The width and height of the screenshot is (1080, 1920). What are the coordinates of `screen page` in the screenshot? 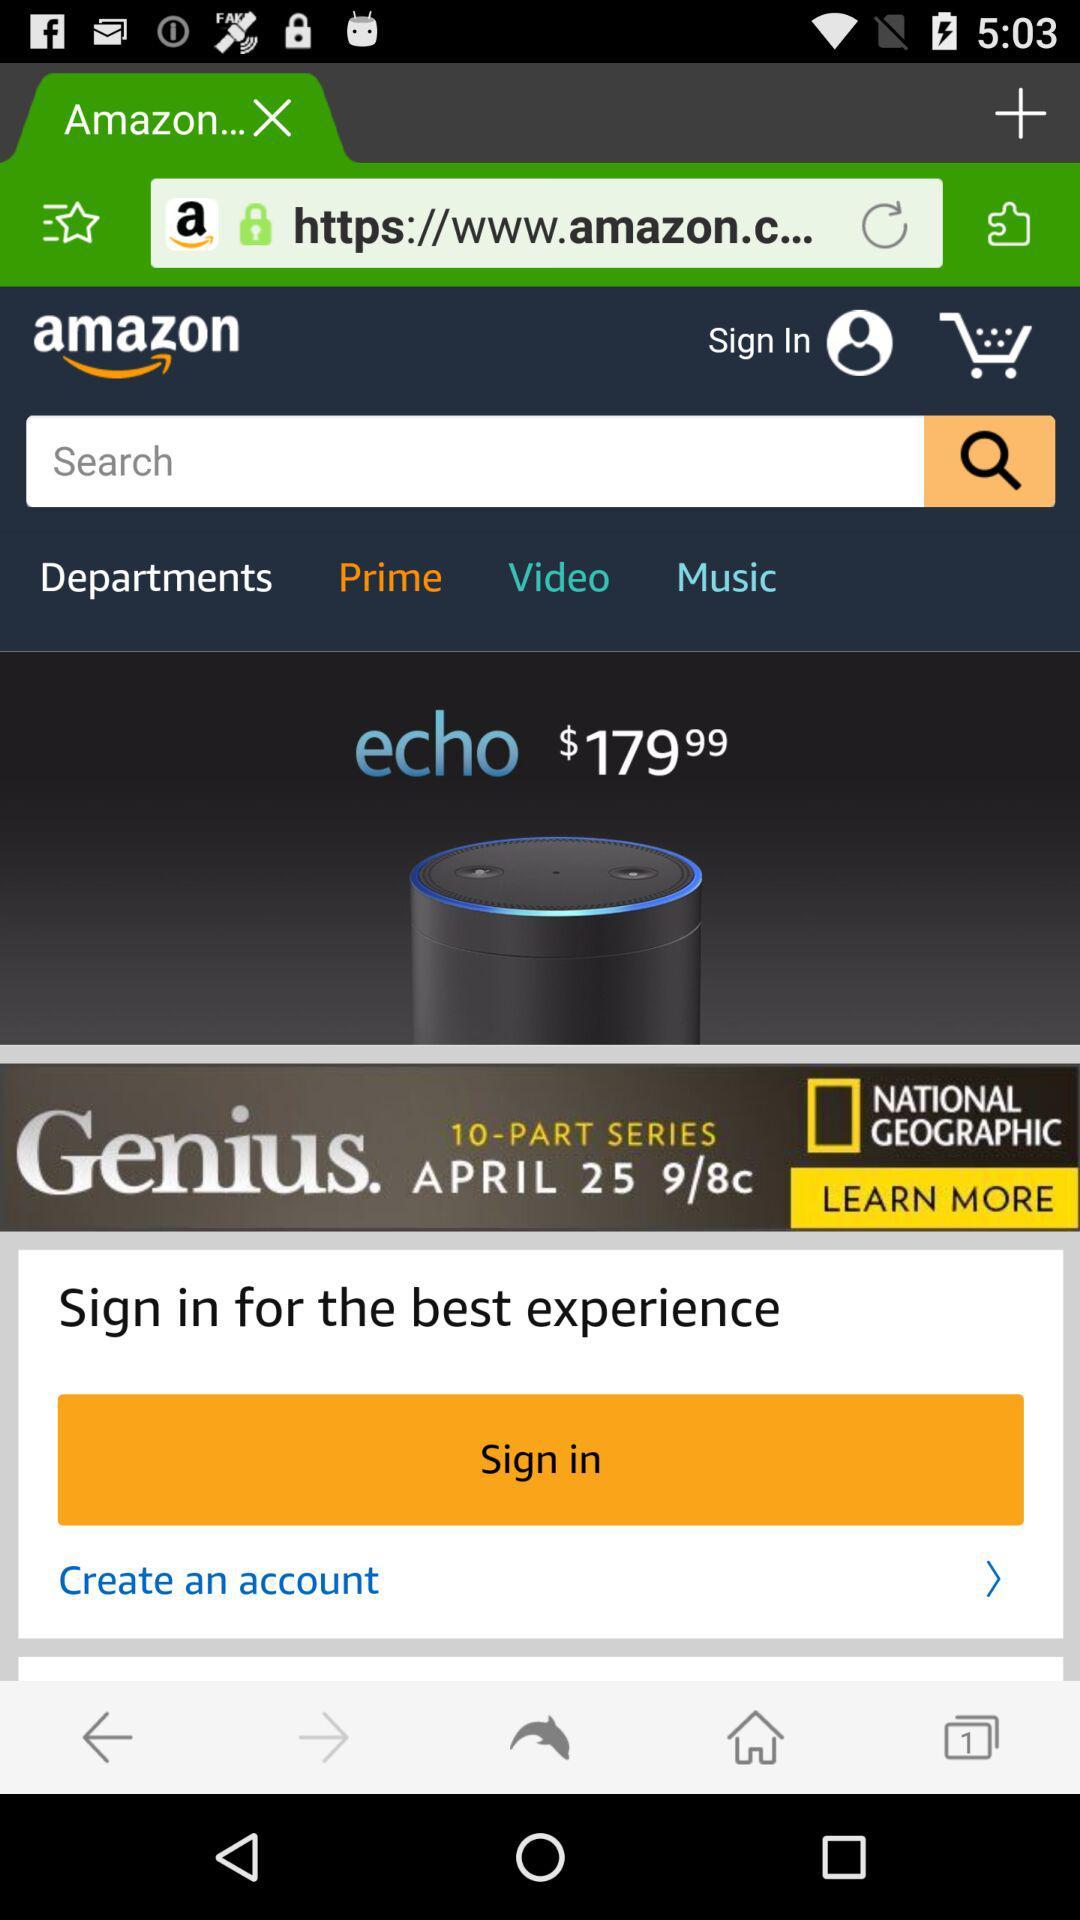 It's located at (540, 1040).